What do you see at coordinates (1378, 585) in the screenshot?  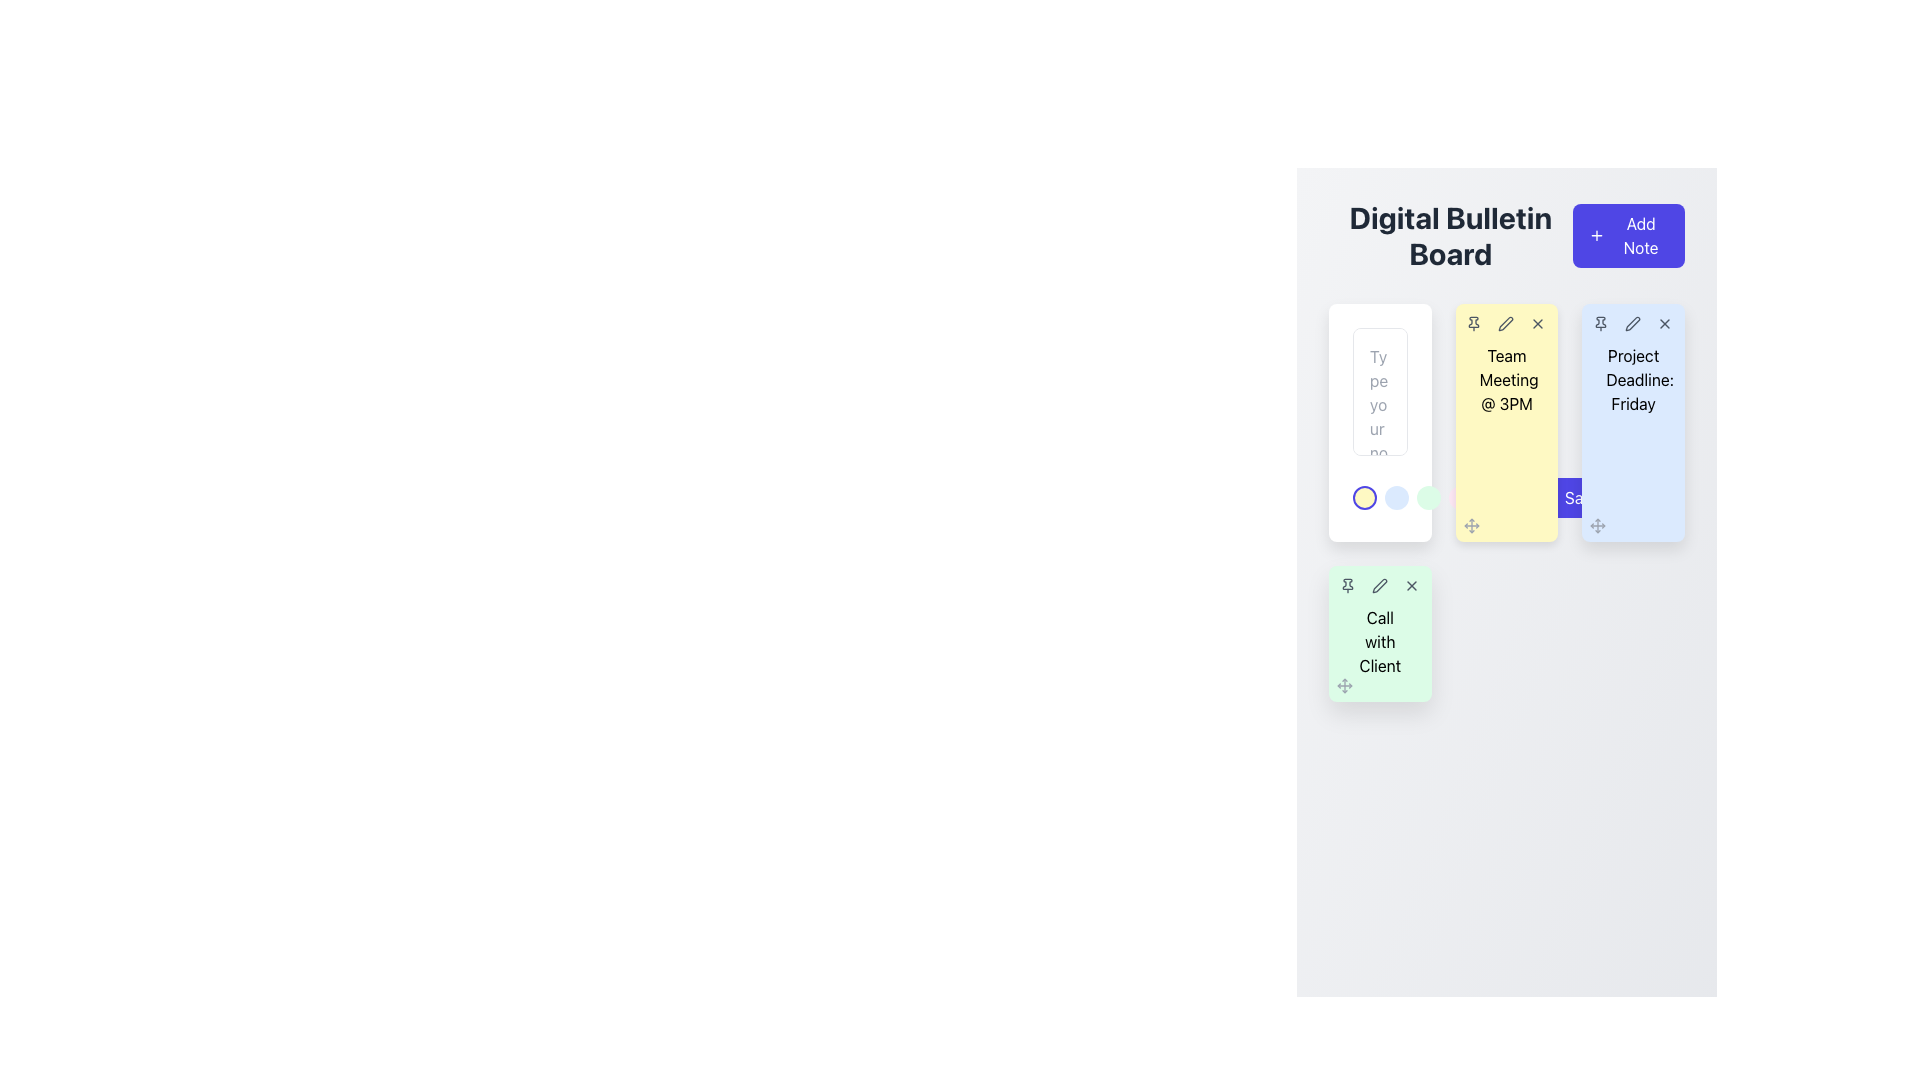 I see `the edit button, which is the second clickable icon in the top-right corner of the light green card labeled 'Call with Client', to initiate editing` at bounding box center [1378, 585].